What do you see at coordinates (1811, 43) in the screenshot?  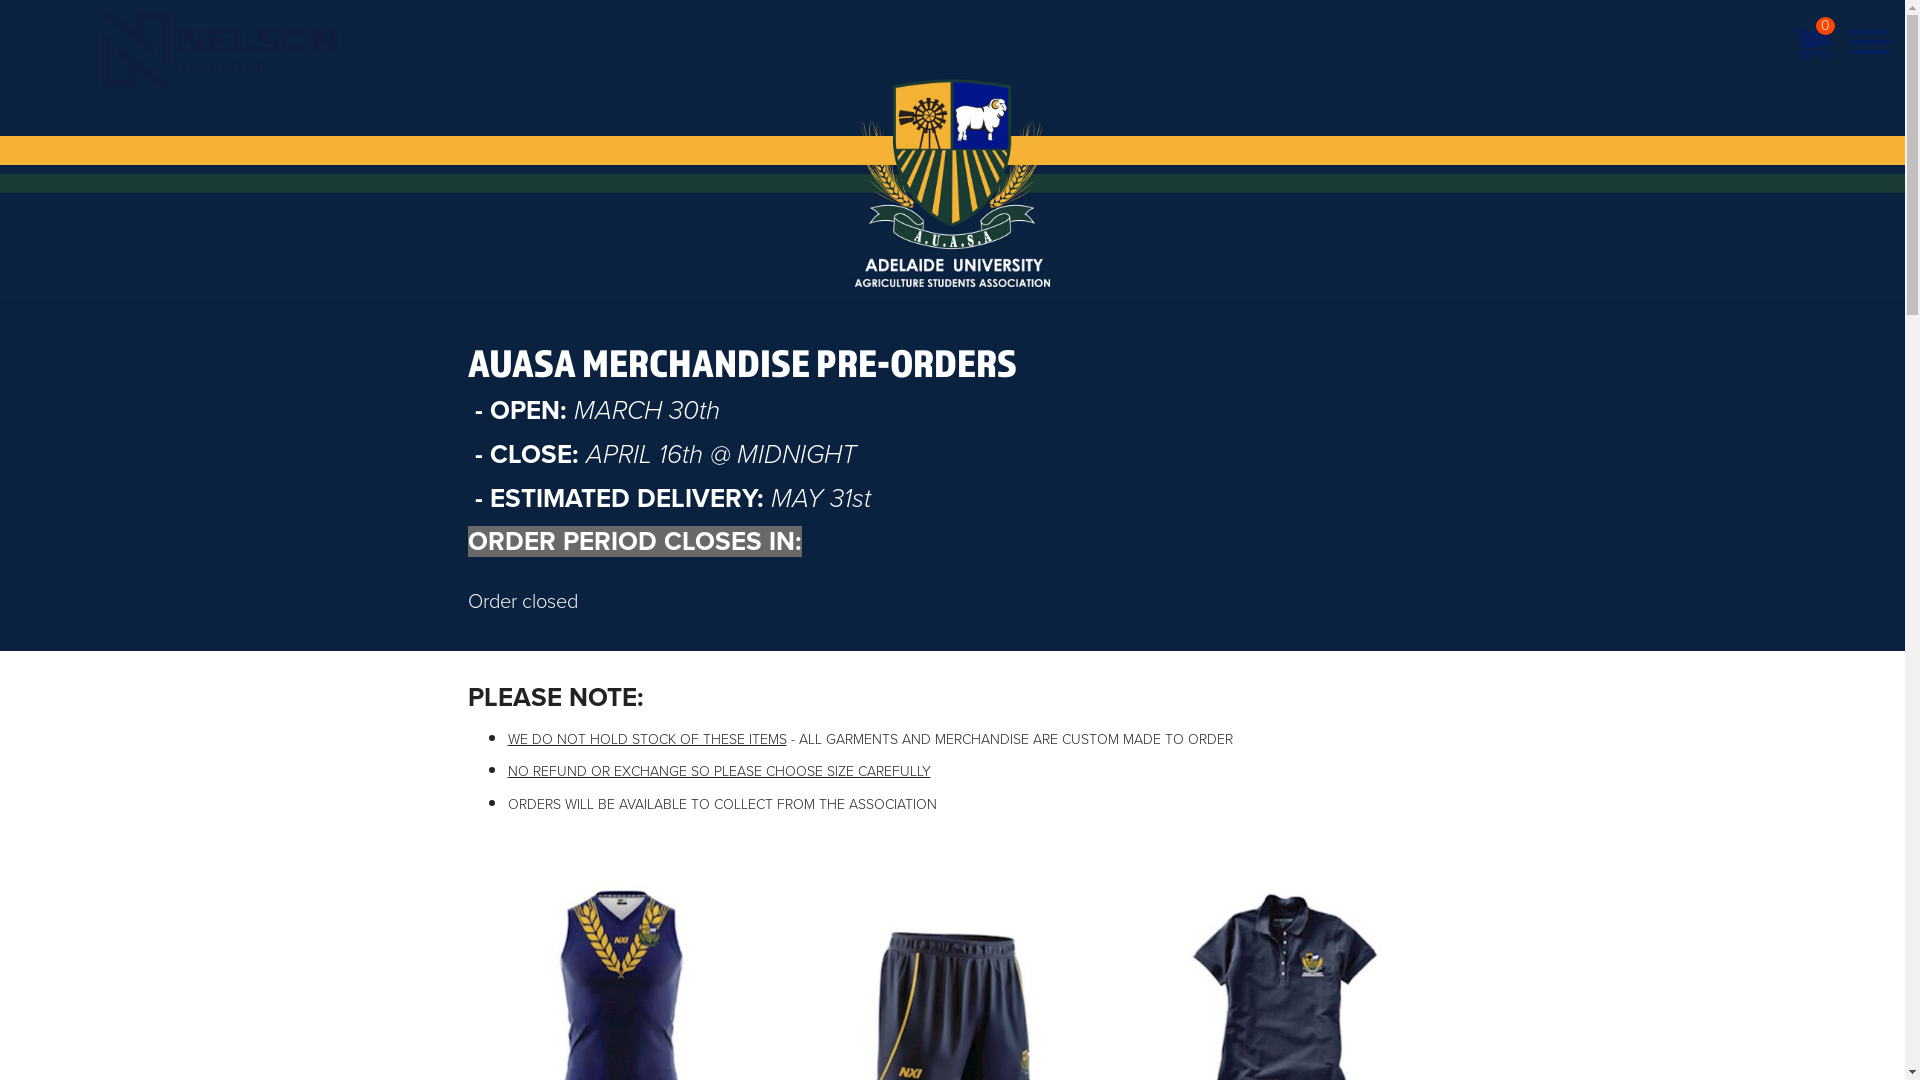 I see `'0'` at bounding box center [1811, 43].